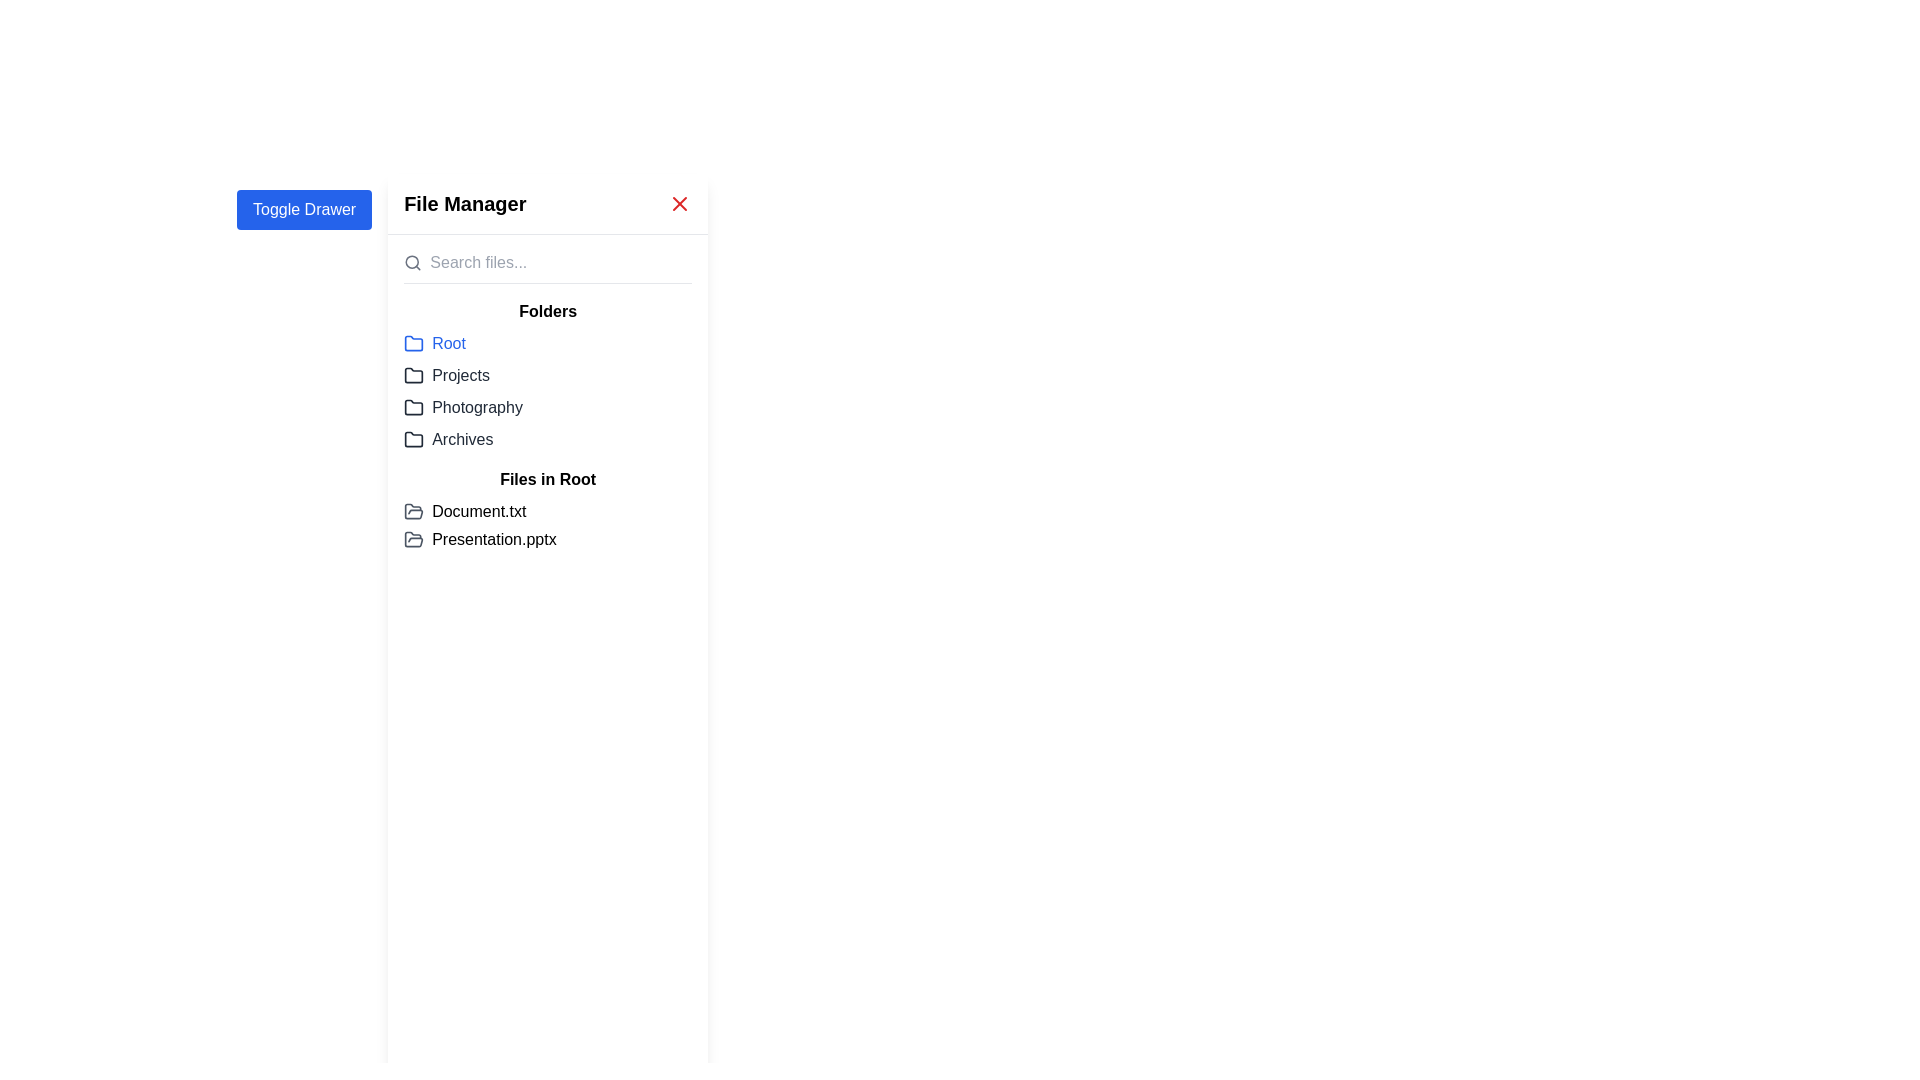 The height and width of the screenshot is (1080, 1920). Describe the element at coordinates (413, 375) in the screenshot. I see `the folder icon representing the 'Projects' folder in the file management section, located in the left panel of the interface` at that location.